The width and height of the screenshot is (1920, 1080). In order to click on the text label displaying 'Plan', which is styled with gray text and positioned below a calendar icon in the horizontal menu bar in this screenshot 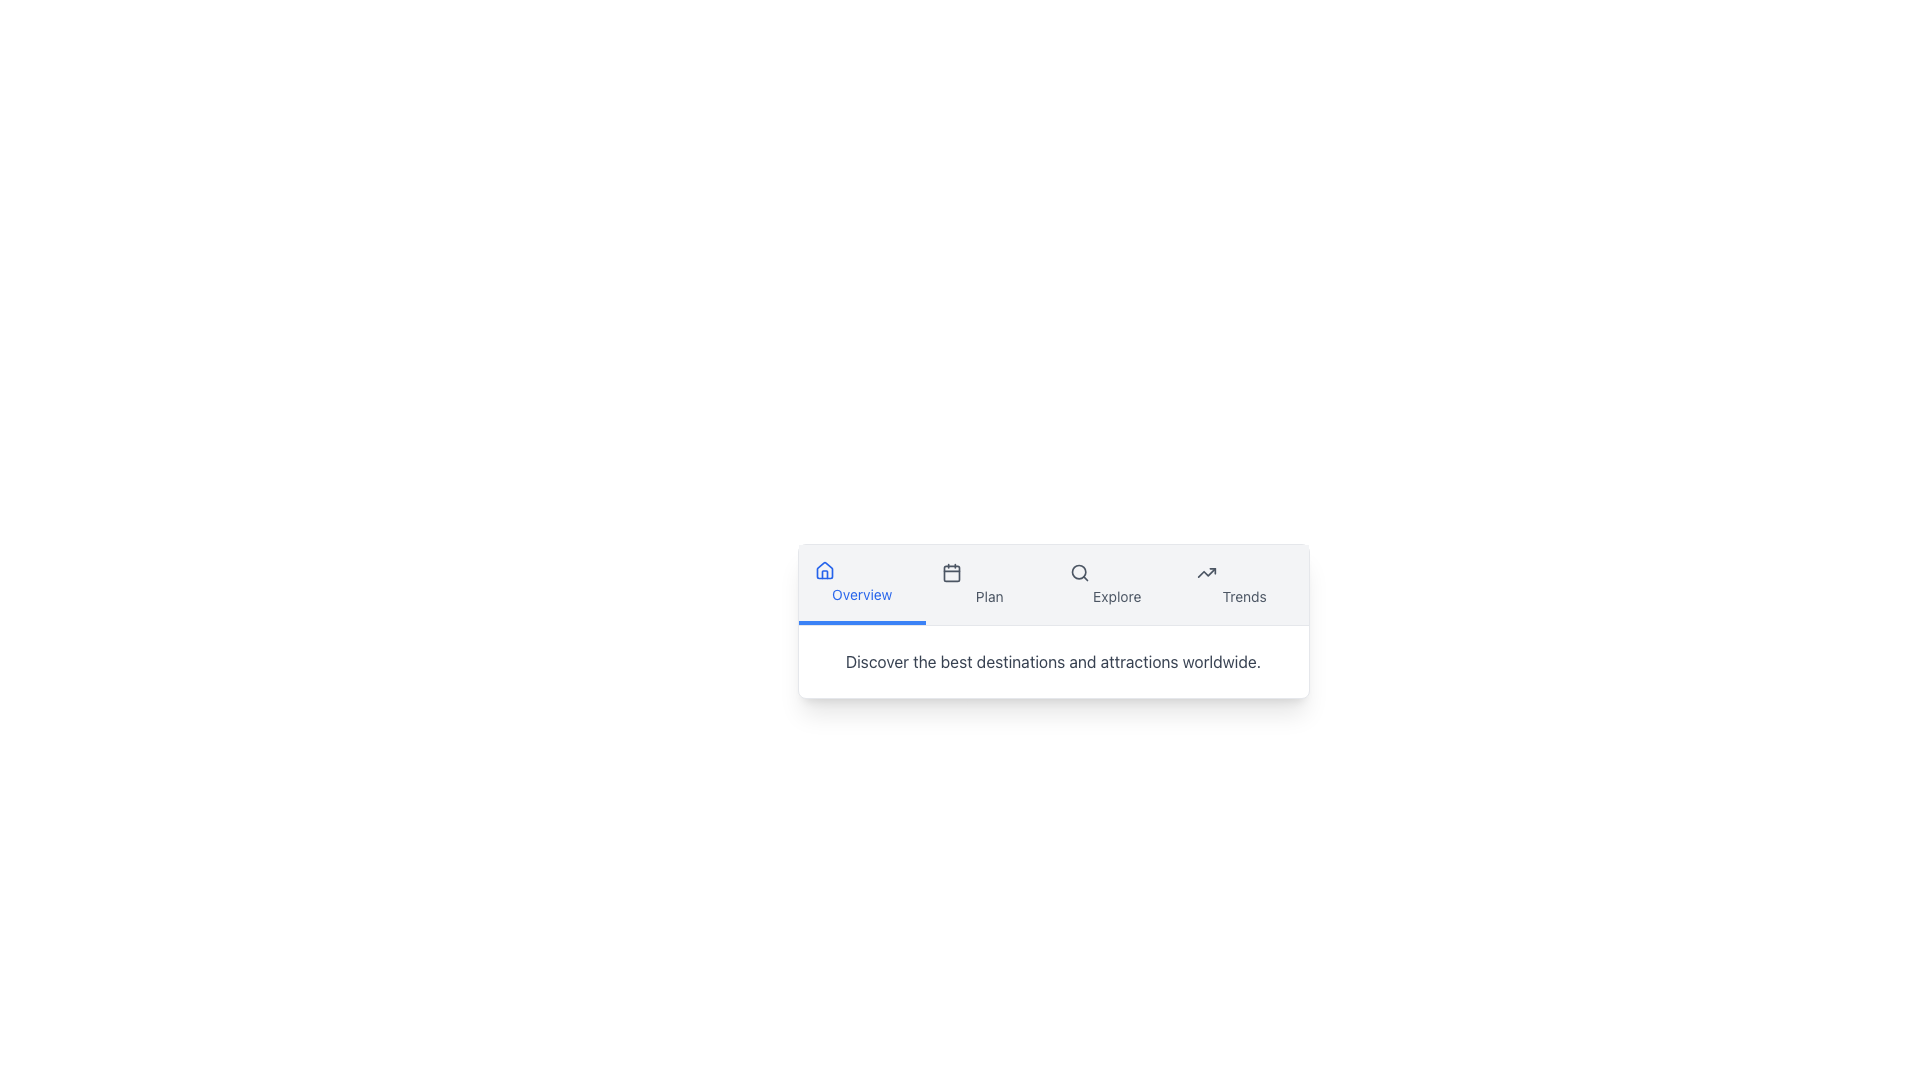, I will do `click(989, 596)`.